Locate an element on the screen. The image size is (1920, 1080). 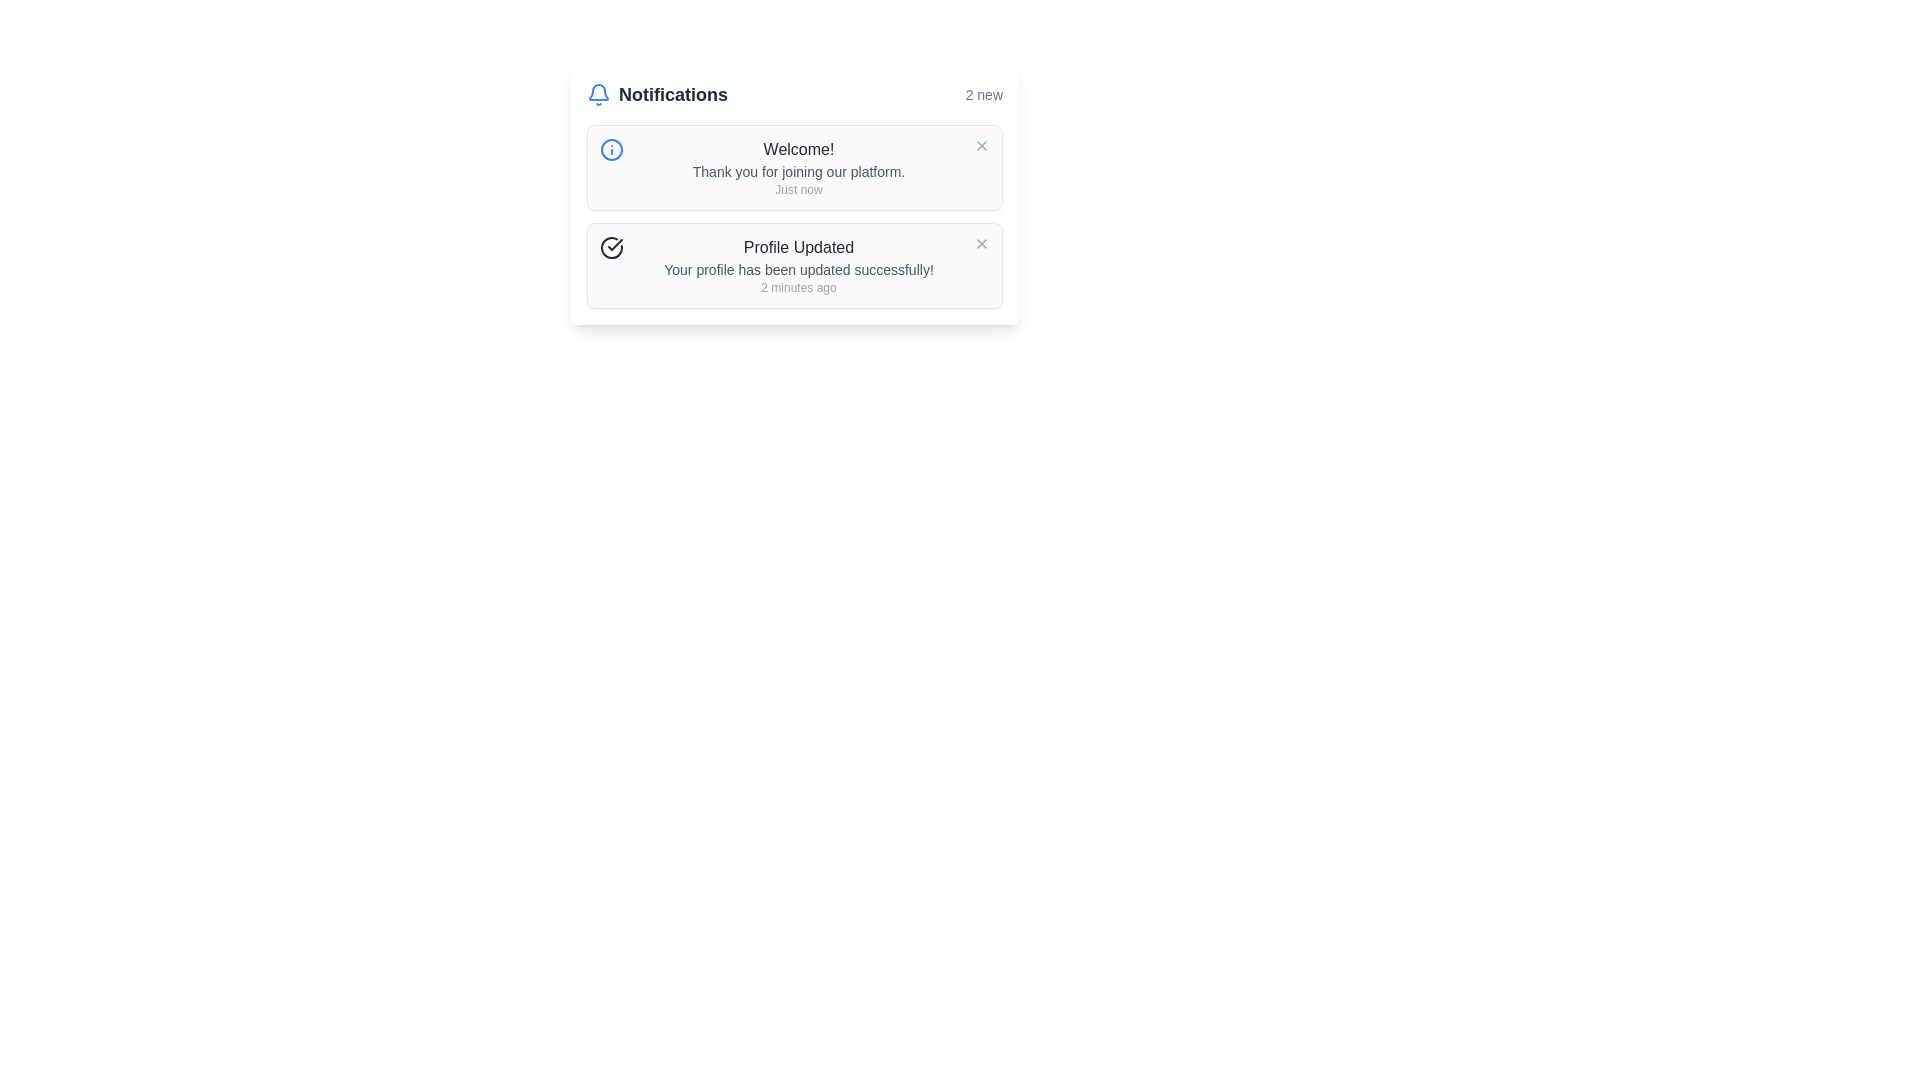
the welcoming message text that provides additional description within the notification section, located between the 'Welcome!' header and the timestamp 'Just now' is located at coordinates (797, 171).